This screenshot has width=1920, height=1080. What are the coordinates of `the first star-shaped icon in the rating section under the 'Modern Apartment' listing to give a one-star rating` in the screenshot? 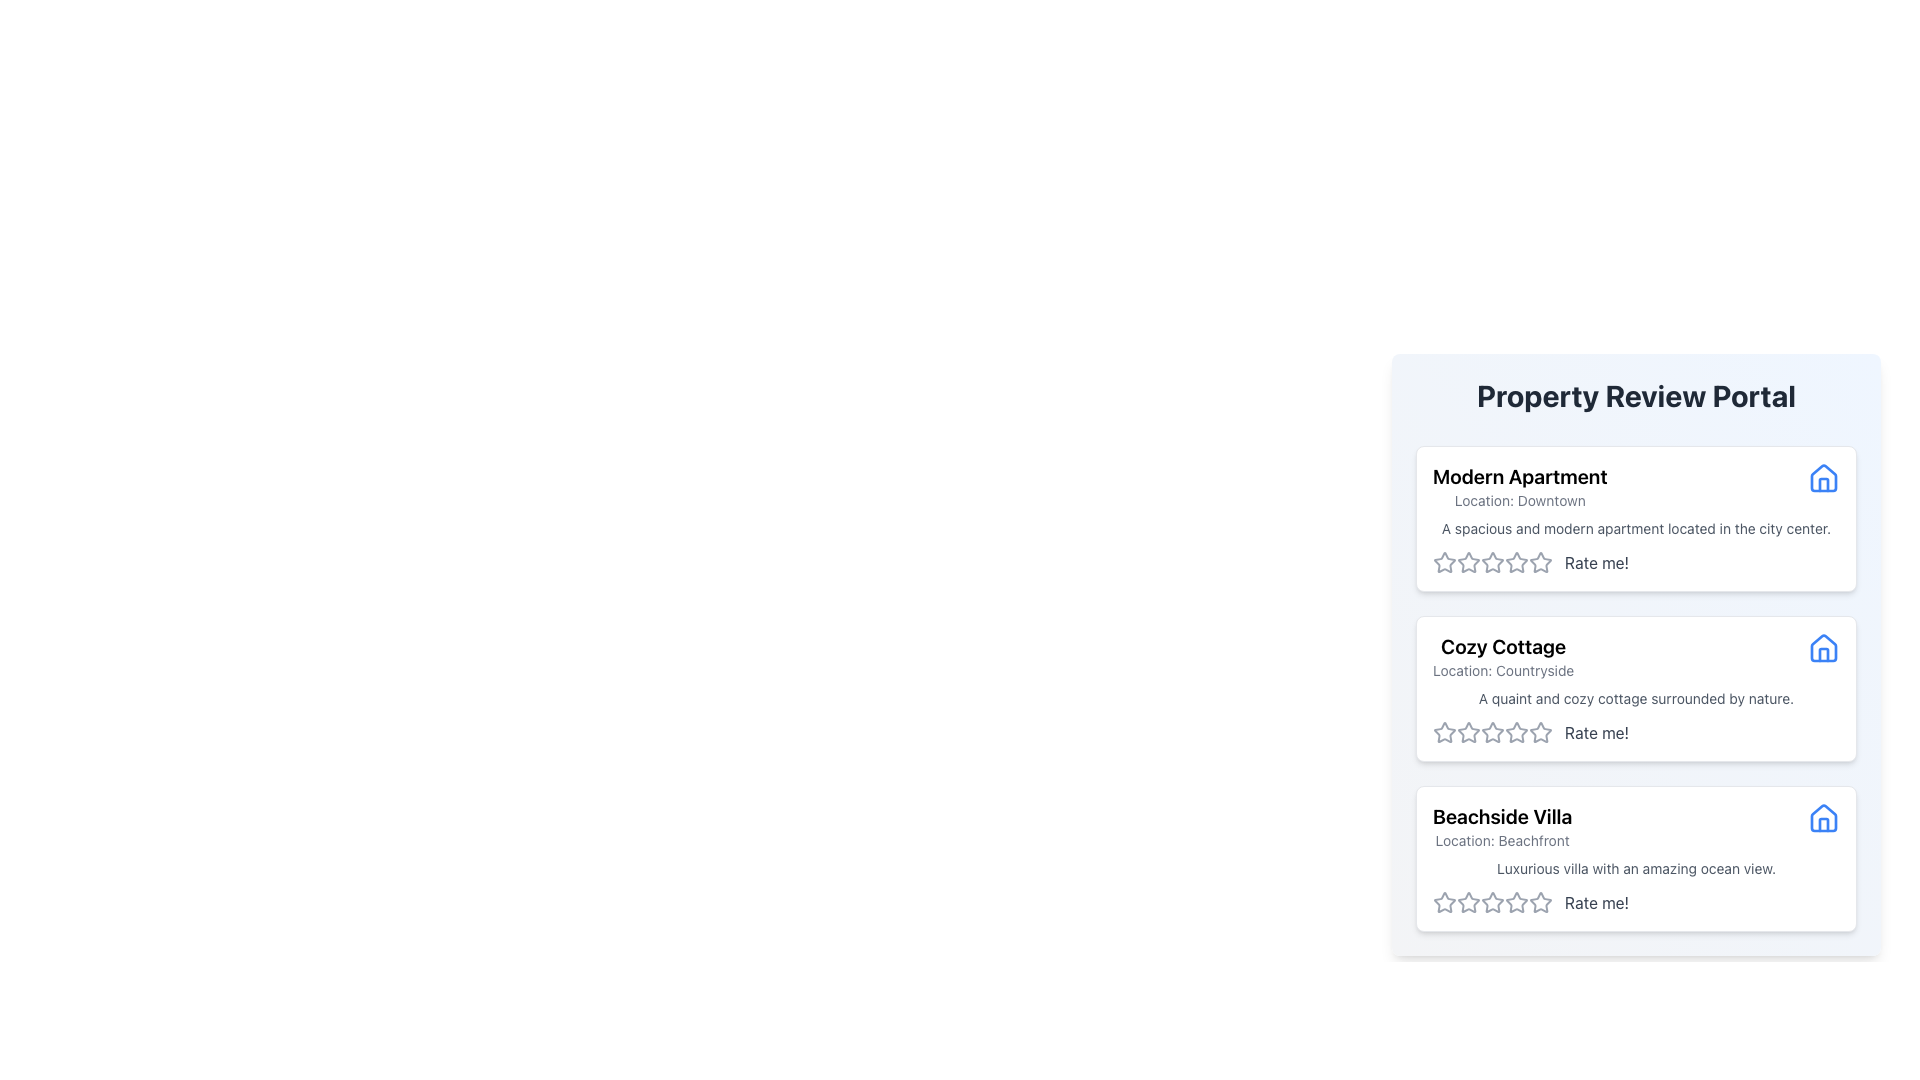 It's located at (1444, 563).